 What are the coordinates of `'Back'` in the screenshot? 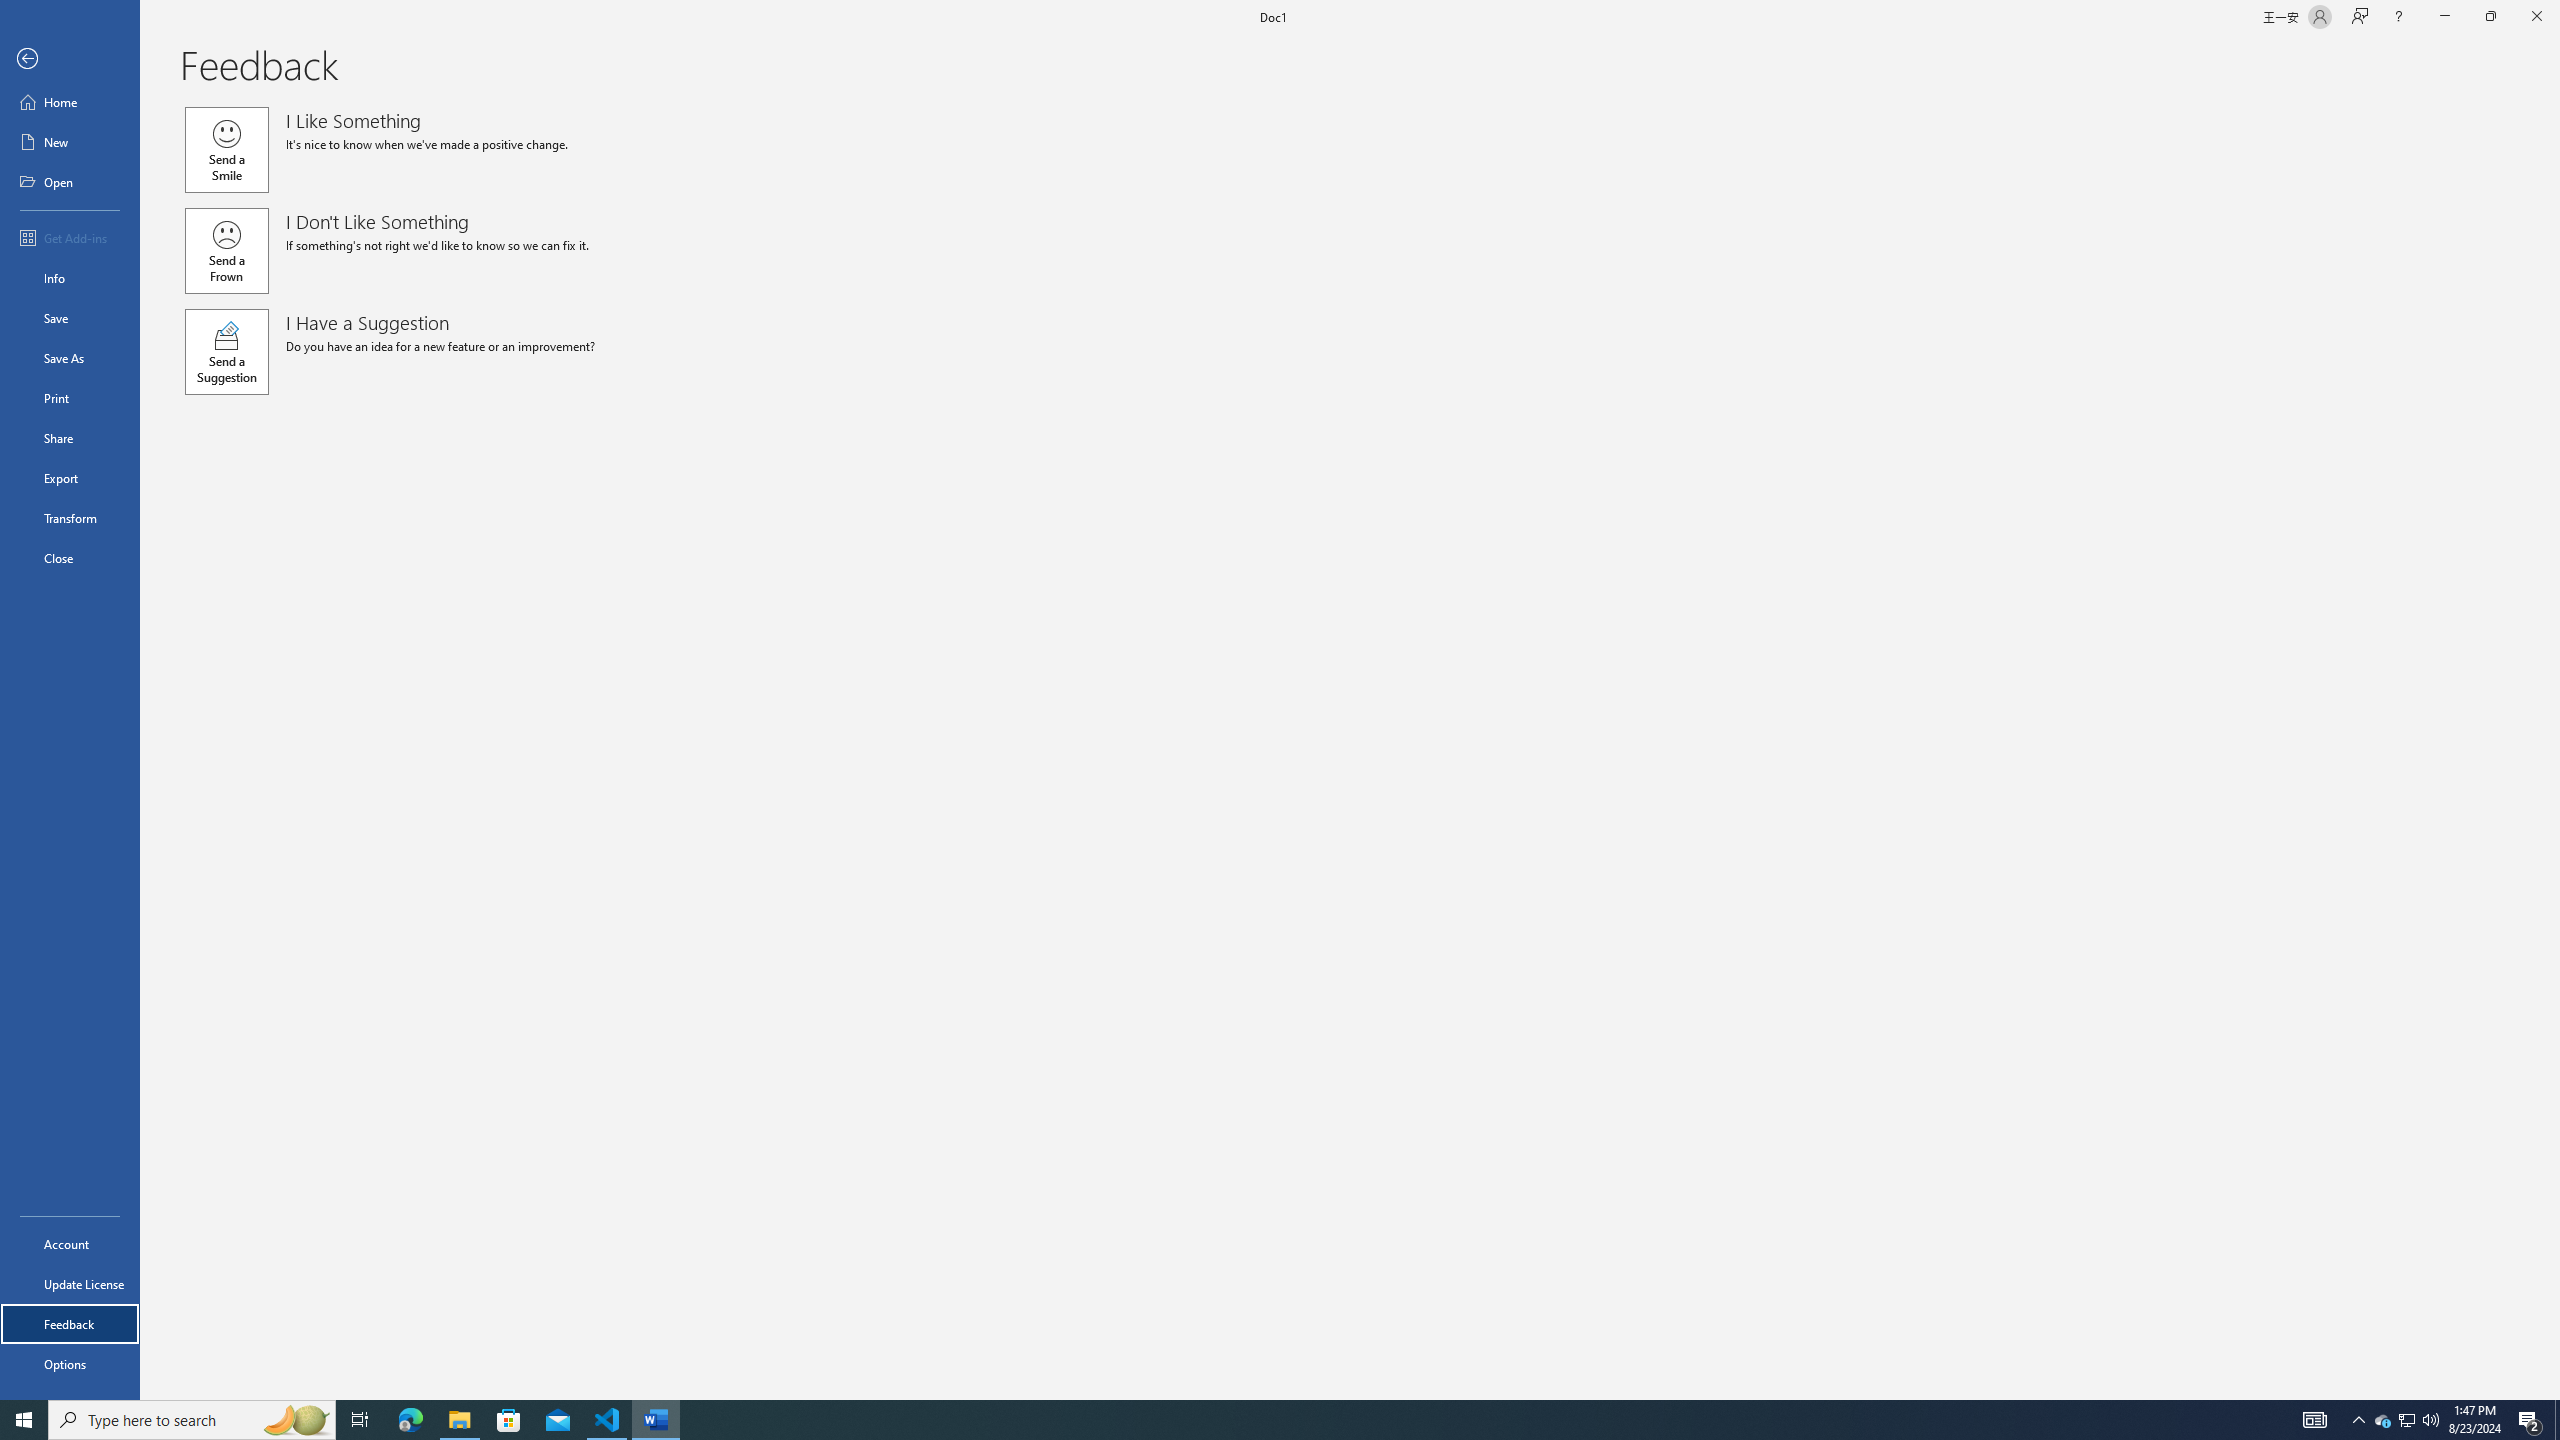 It's located at (69, 58).